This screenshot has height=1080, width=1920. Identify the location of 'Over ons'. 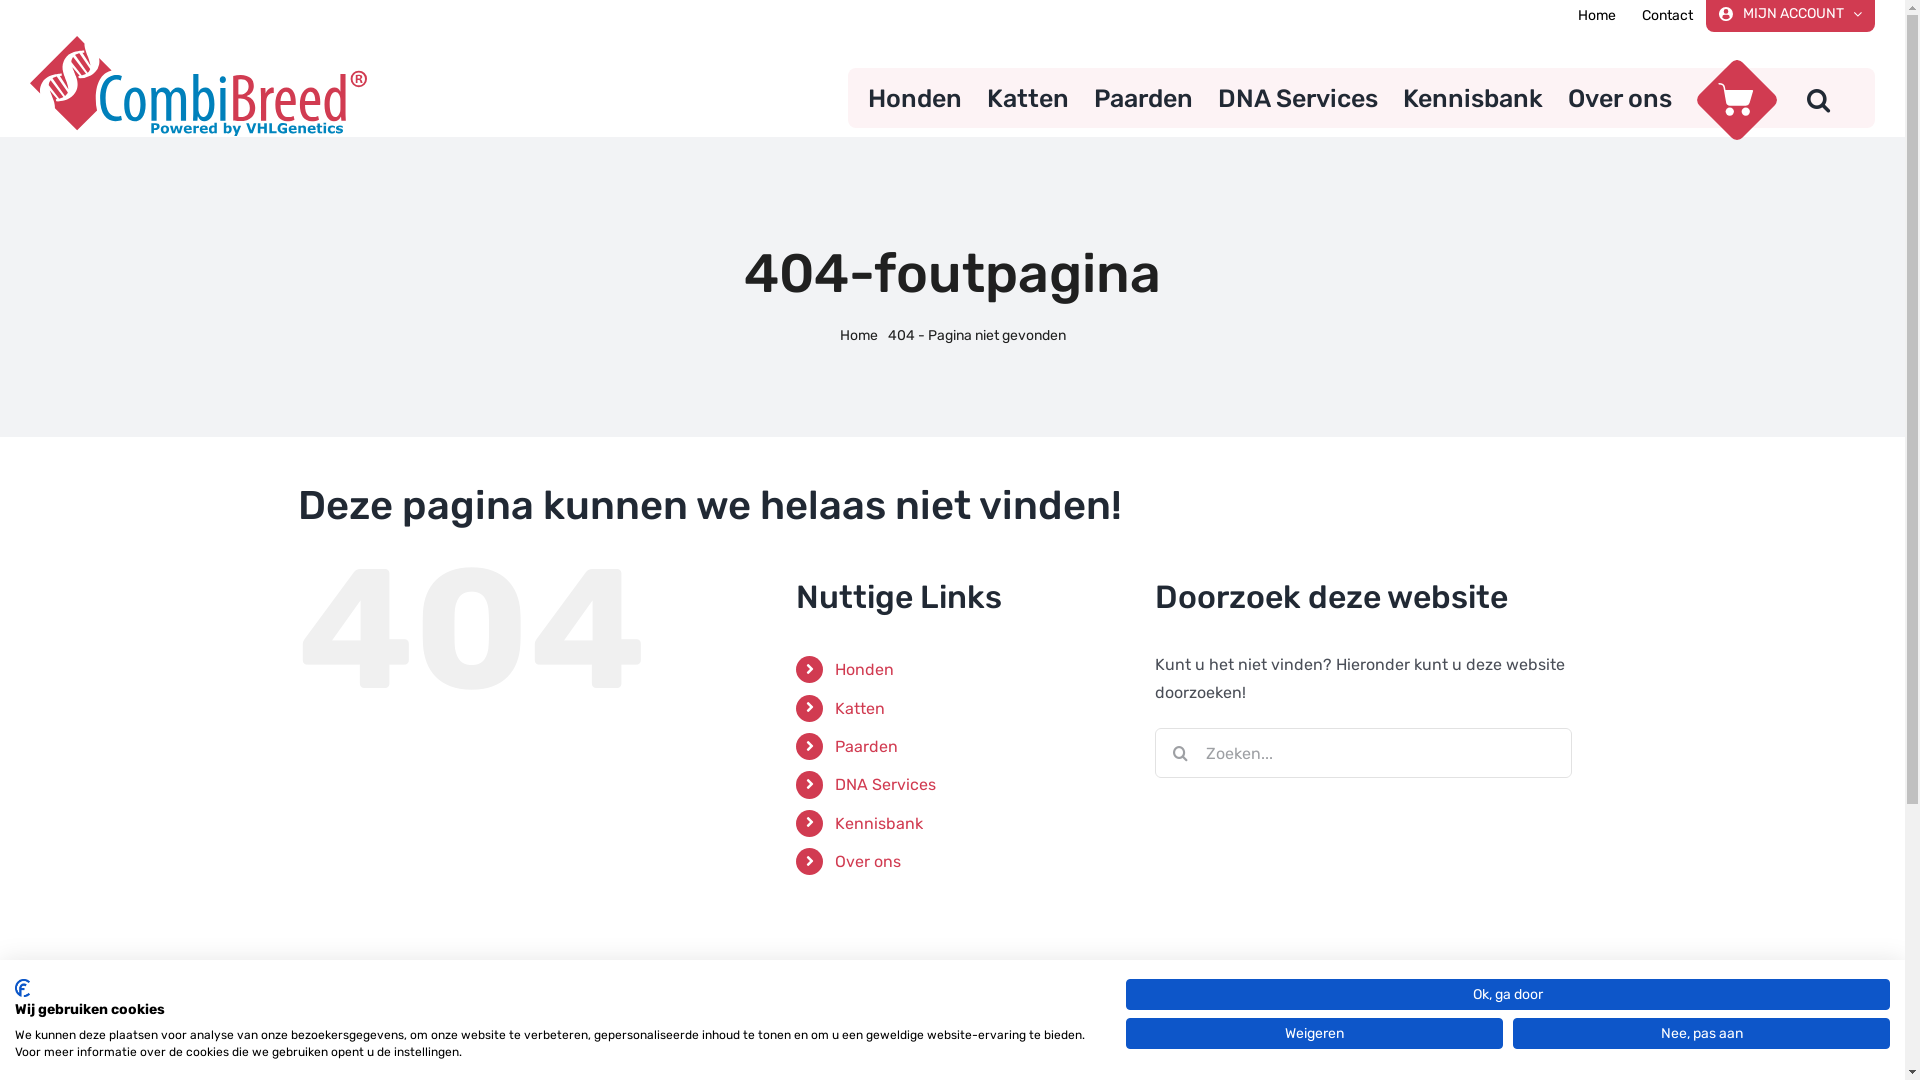
(1567, 97).